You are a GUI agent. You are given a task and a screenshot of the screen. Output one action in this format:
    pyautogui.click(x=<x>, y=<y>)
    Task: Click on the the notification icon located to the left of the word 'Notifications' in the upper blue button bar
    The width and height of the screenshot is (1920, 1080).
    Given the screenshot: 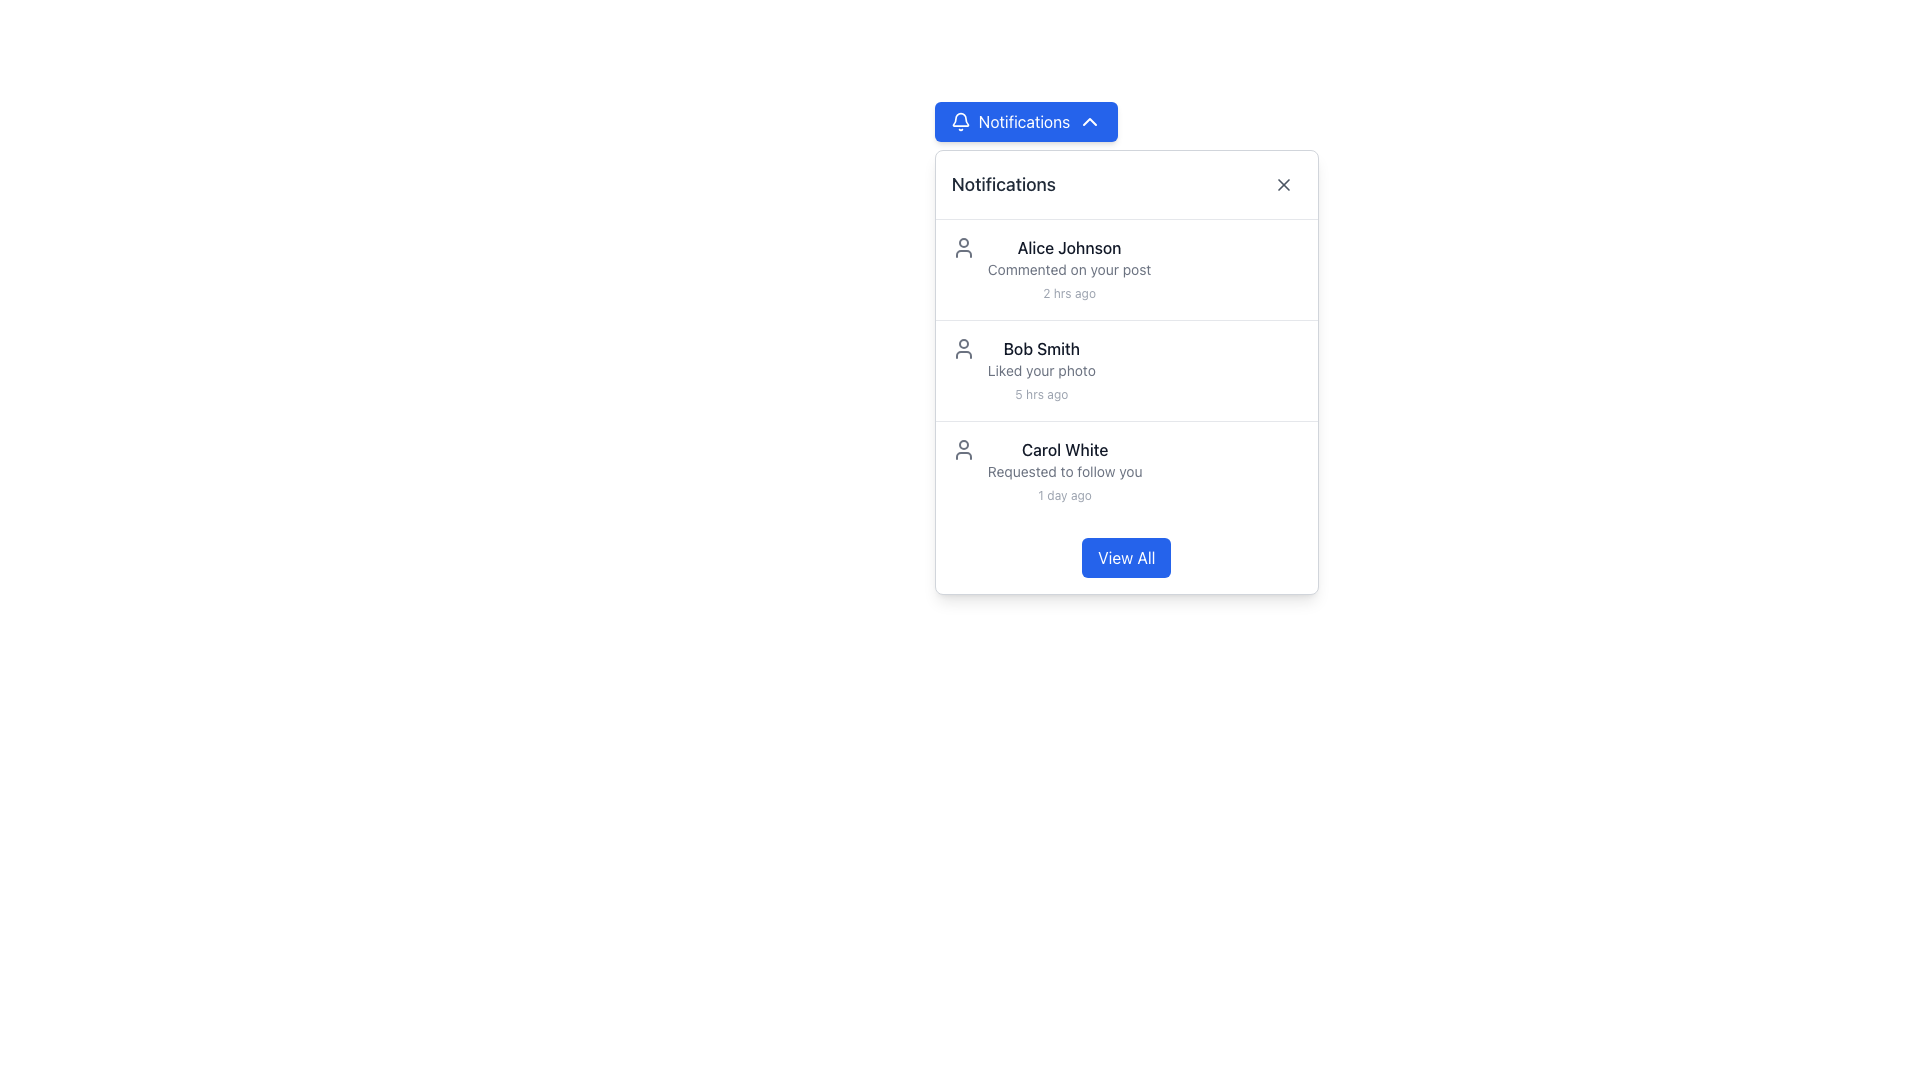 What is the action you would take?
    pyautogui.click(x=960, y=122)
    